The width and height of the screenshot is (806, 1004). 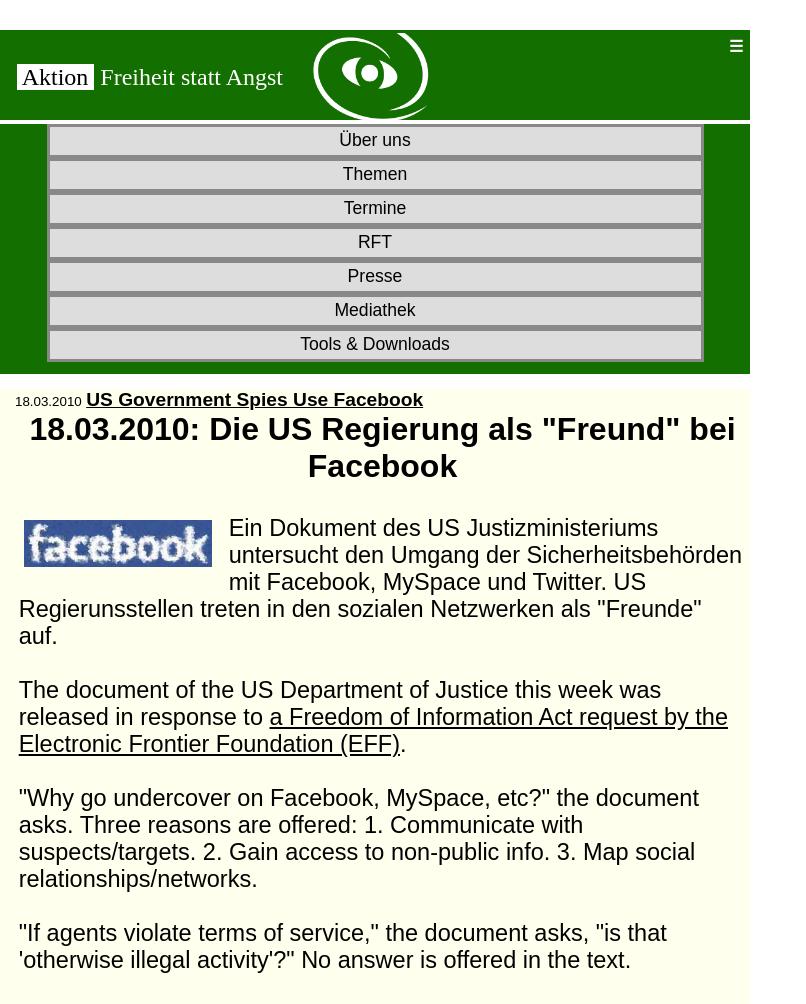 I want to click on 'Ein Dokument des US Justizministeriums untersucht den Umgang der Sicherheitsbehörden mit Facebook, MySpace und Twitter. US Regierunsstellen treten in den sozialen Netzwerken als "Freunde" auf.', so click(x=379, y=582).